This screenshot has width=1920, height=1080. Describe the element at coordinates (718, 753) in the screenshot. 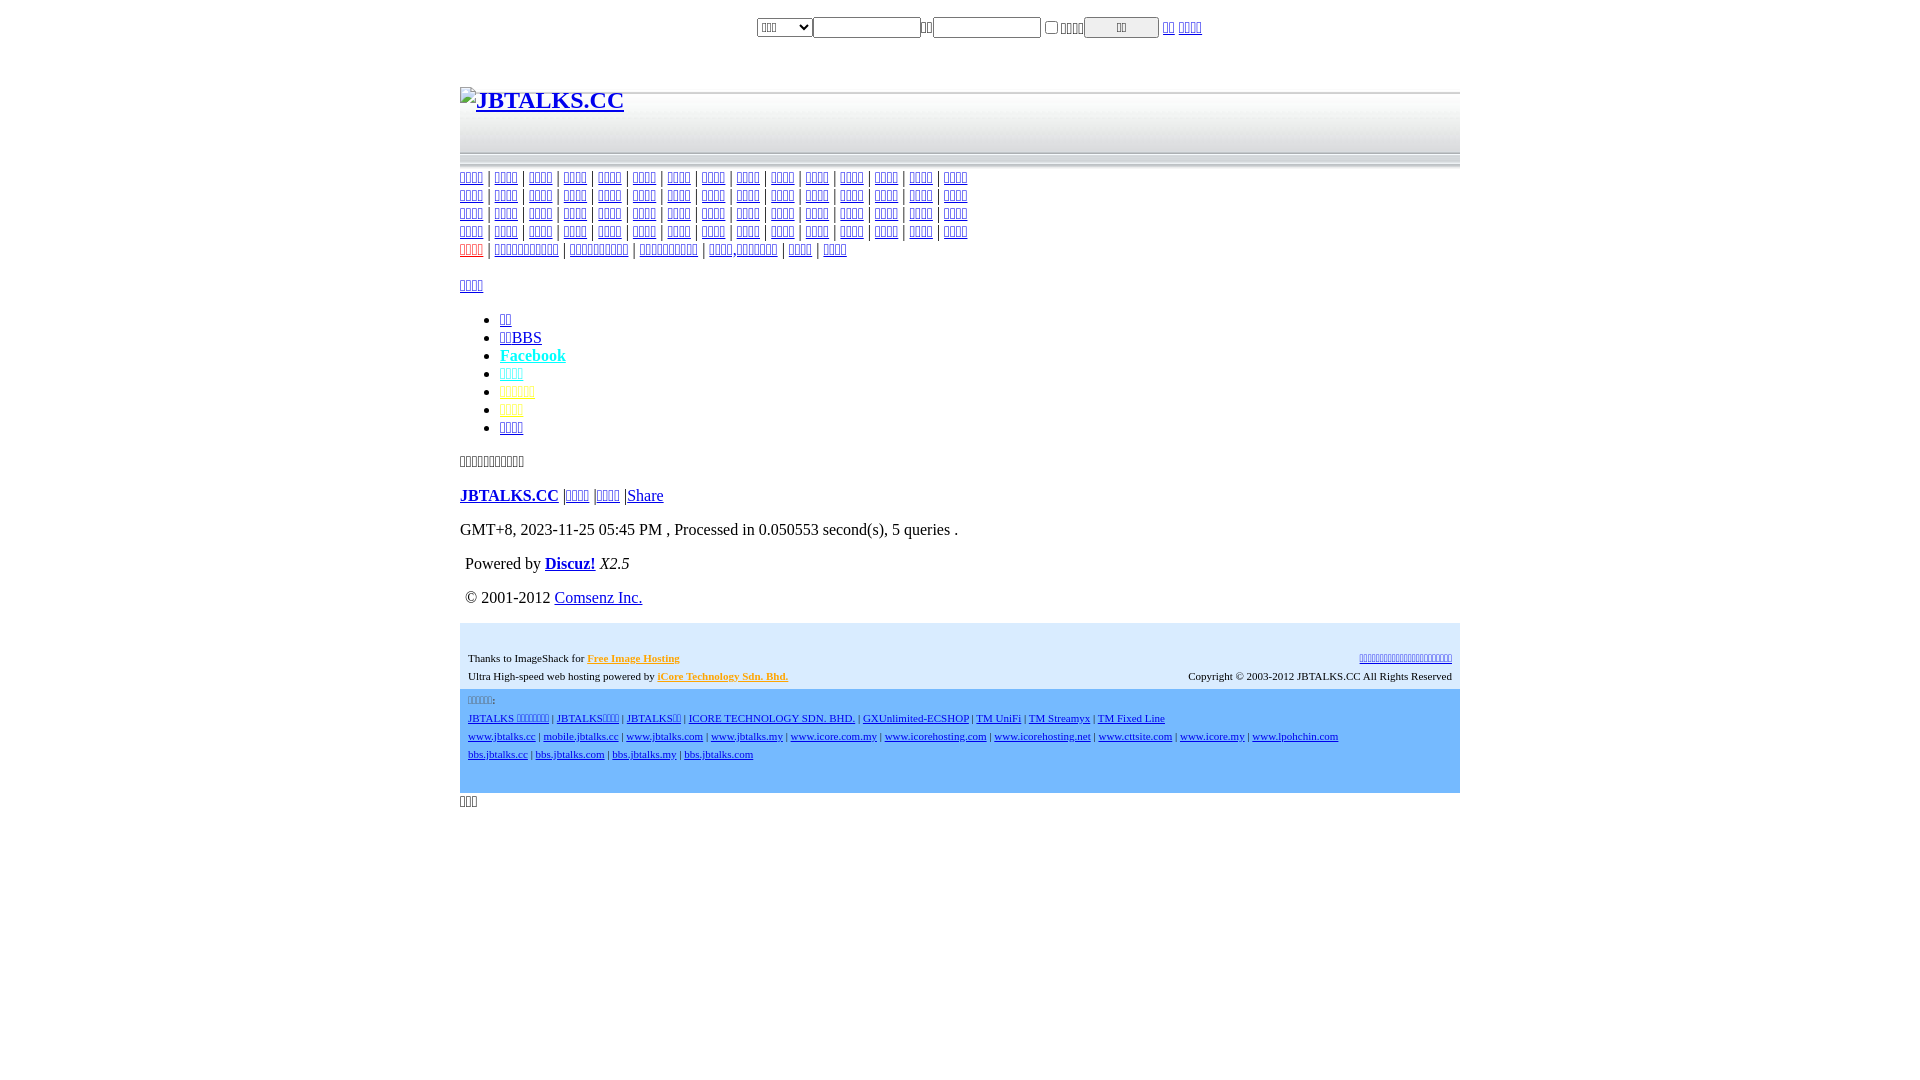

I see `'bbs.jbtalks.com'` at that location.